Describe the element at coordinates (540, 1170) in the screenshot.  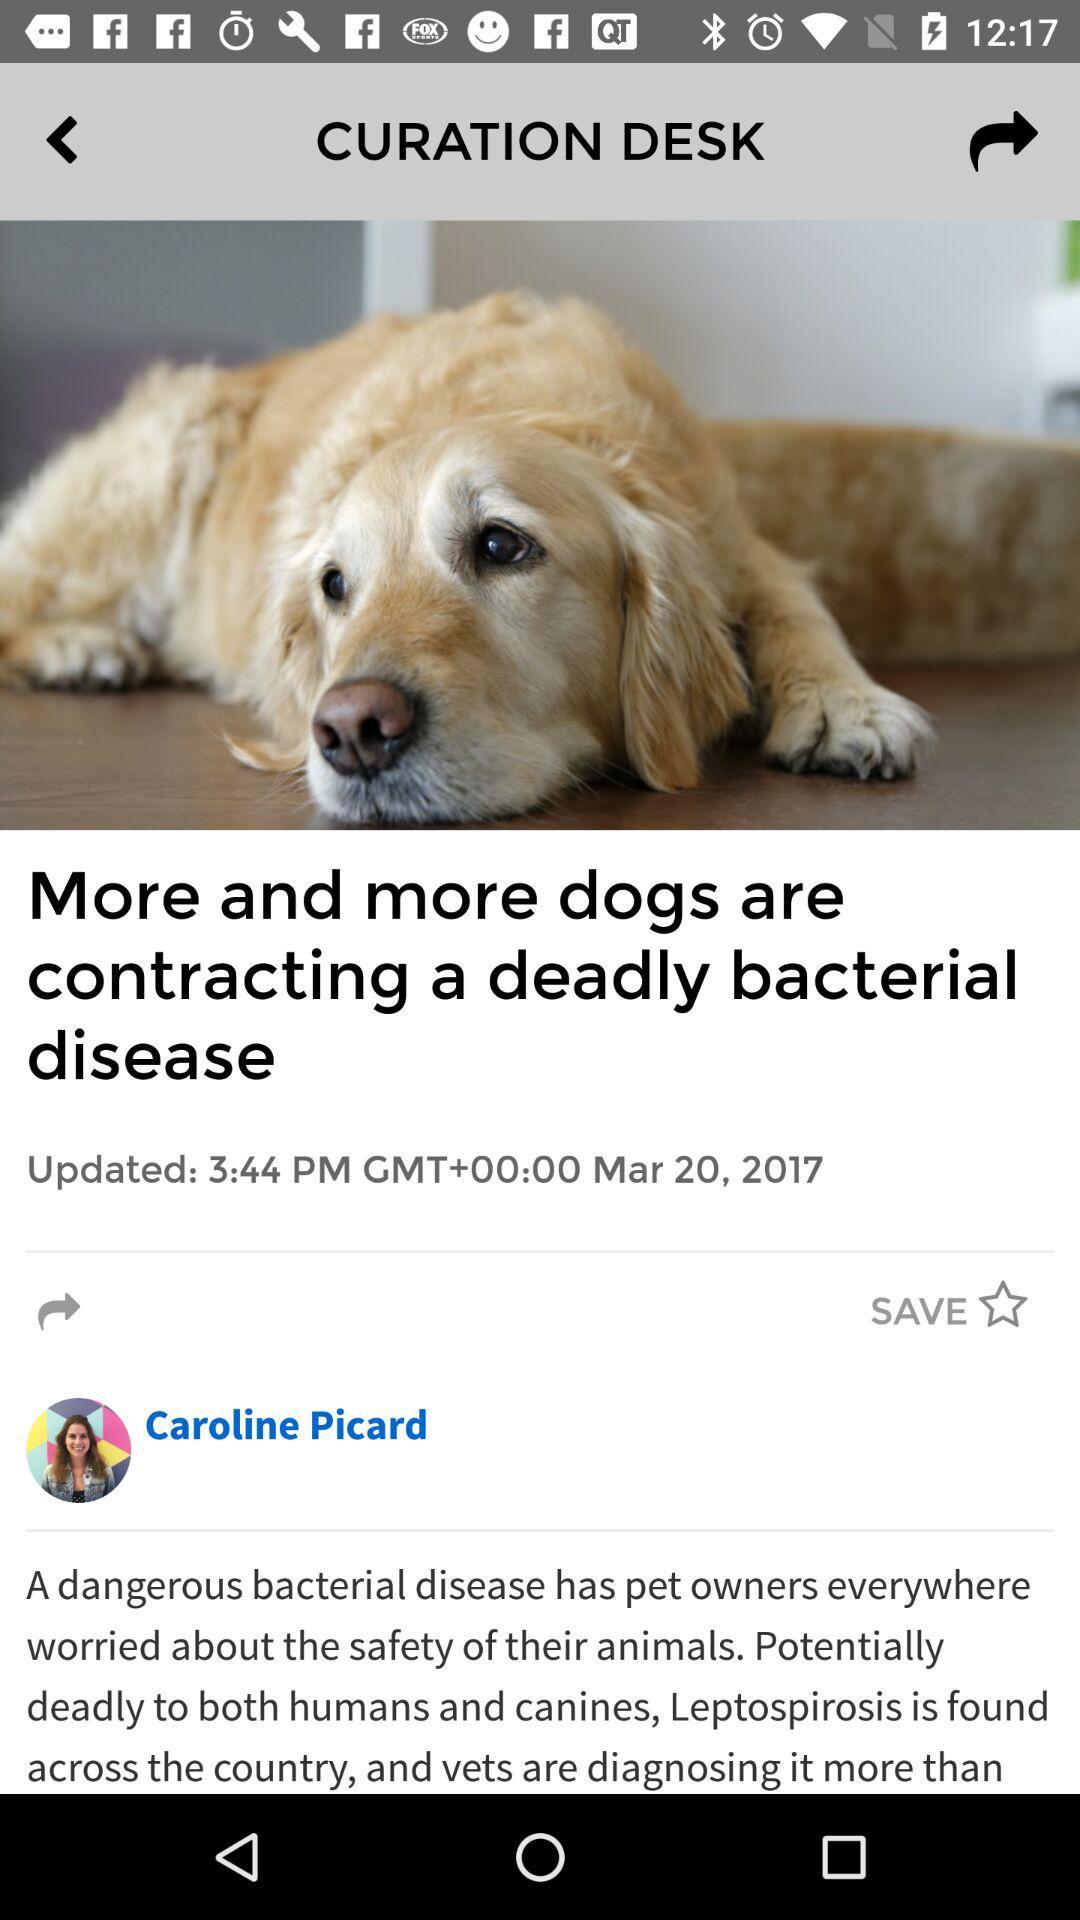
I see `the updated 3 44` at that location.